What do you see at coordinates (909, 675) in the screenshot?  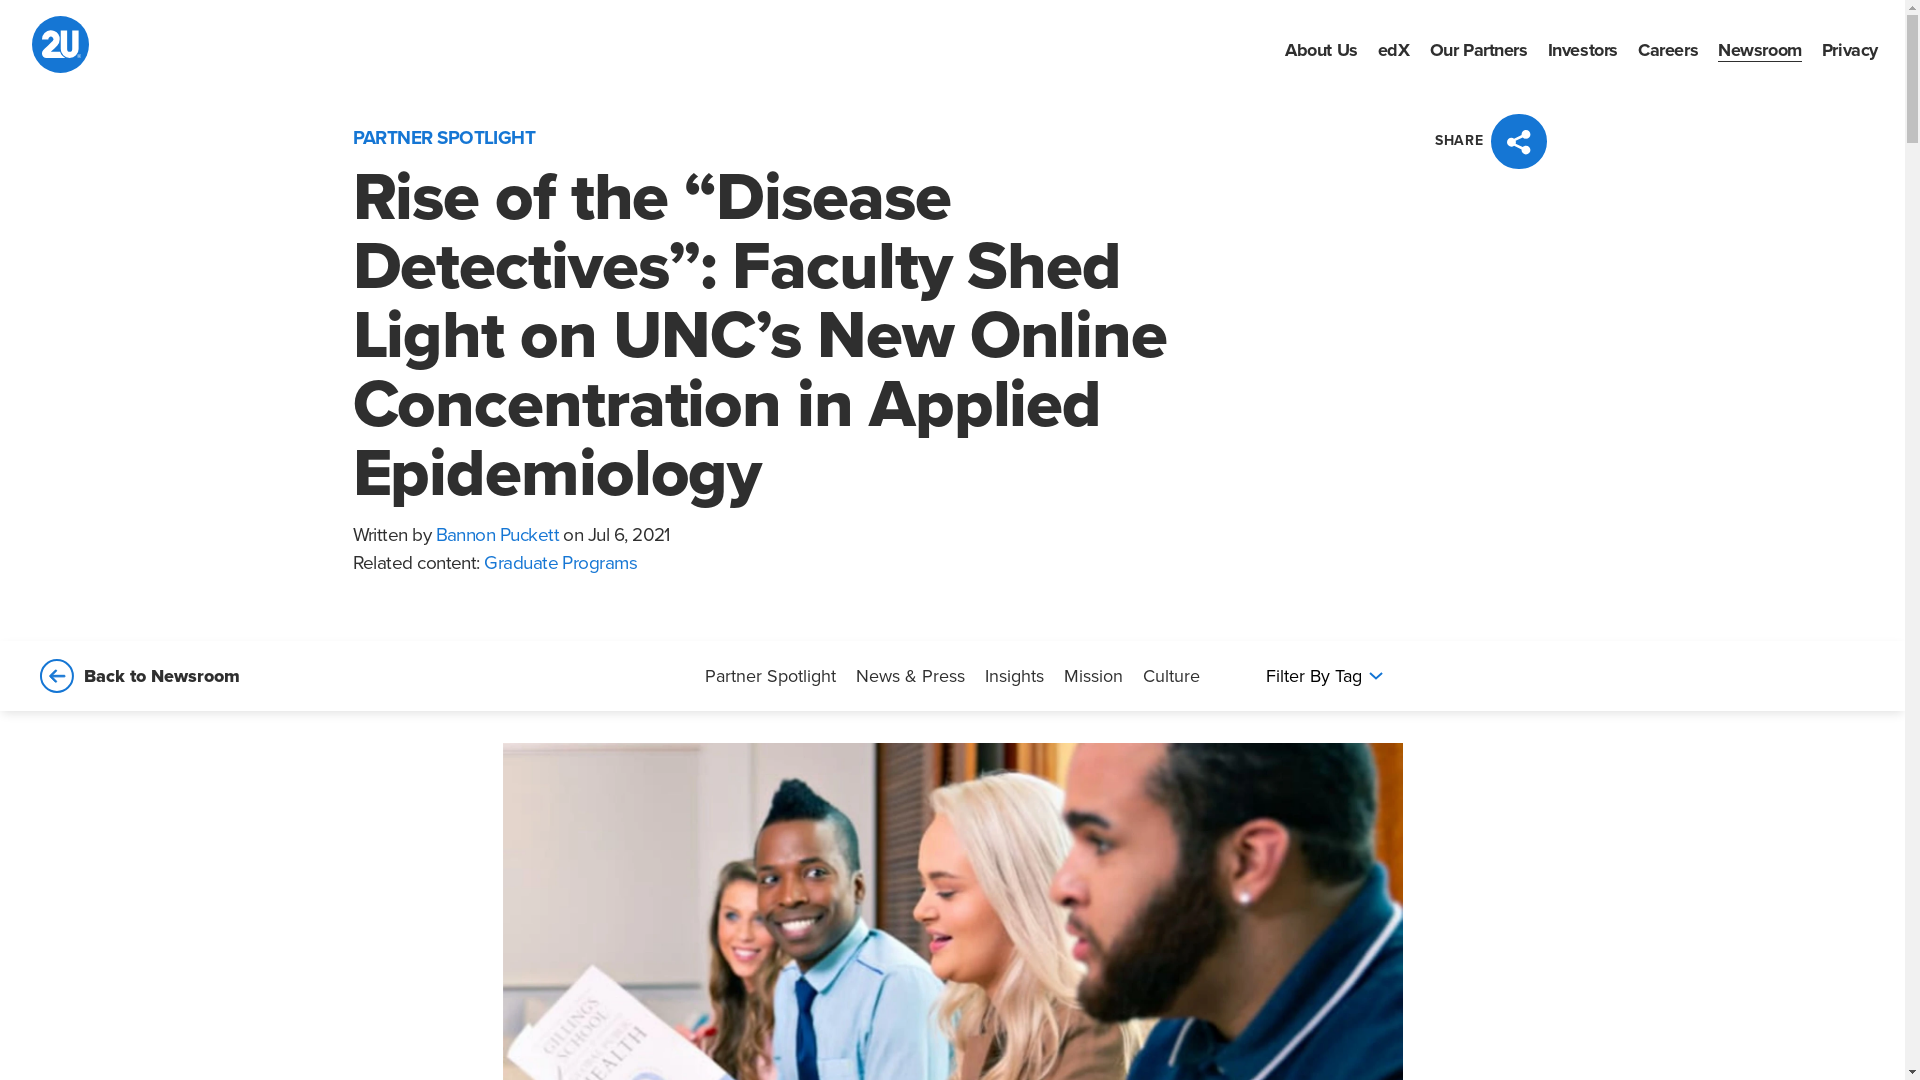 I see `'News & Press'` at bounding box center [909, 675].